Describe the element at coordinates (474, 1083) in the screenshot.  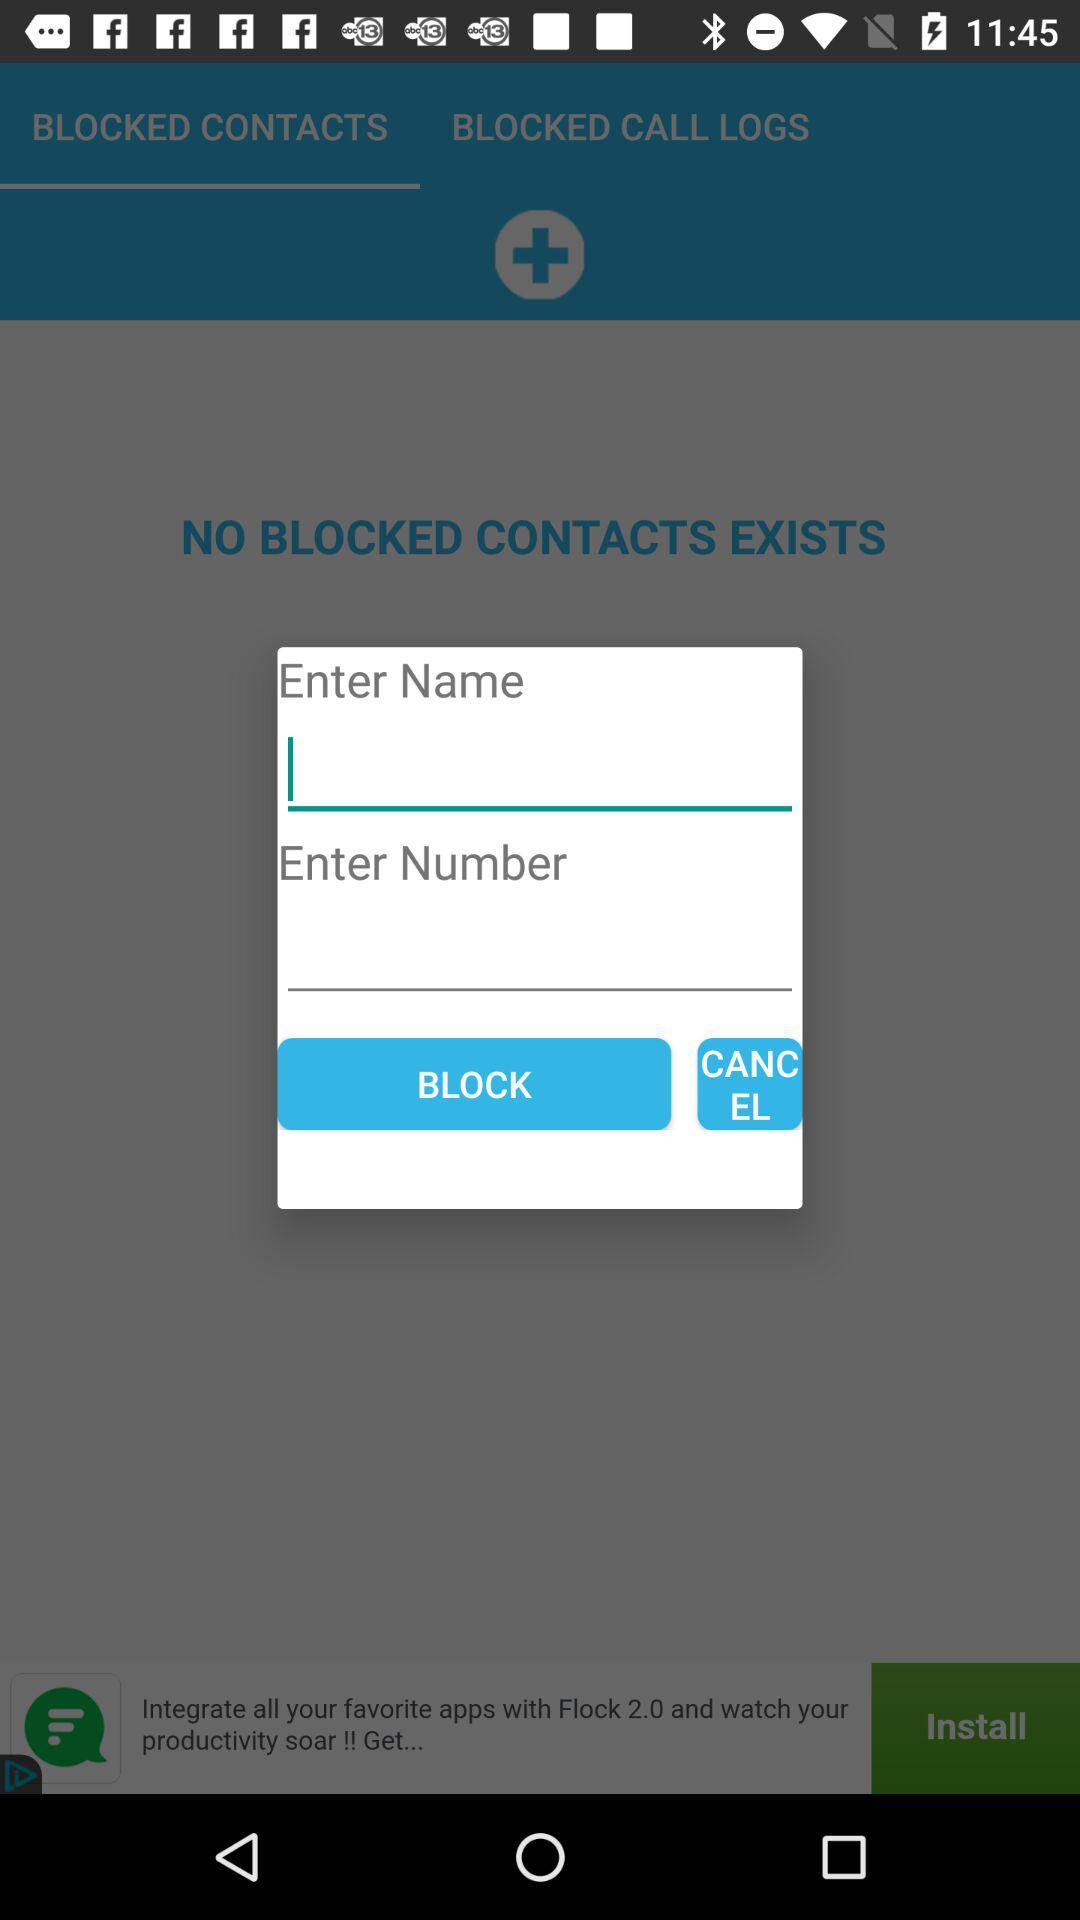
I see `icon next to the cancel item` at that location.